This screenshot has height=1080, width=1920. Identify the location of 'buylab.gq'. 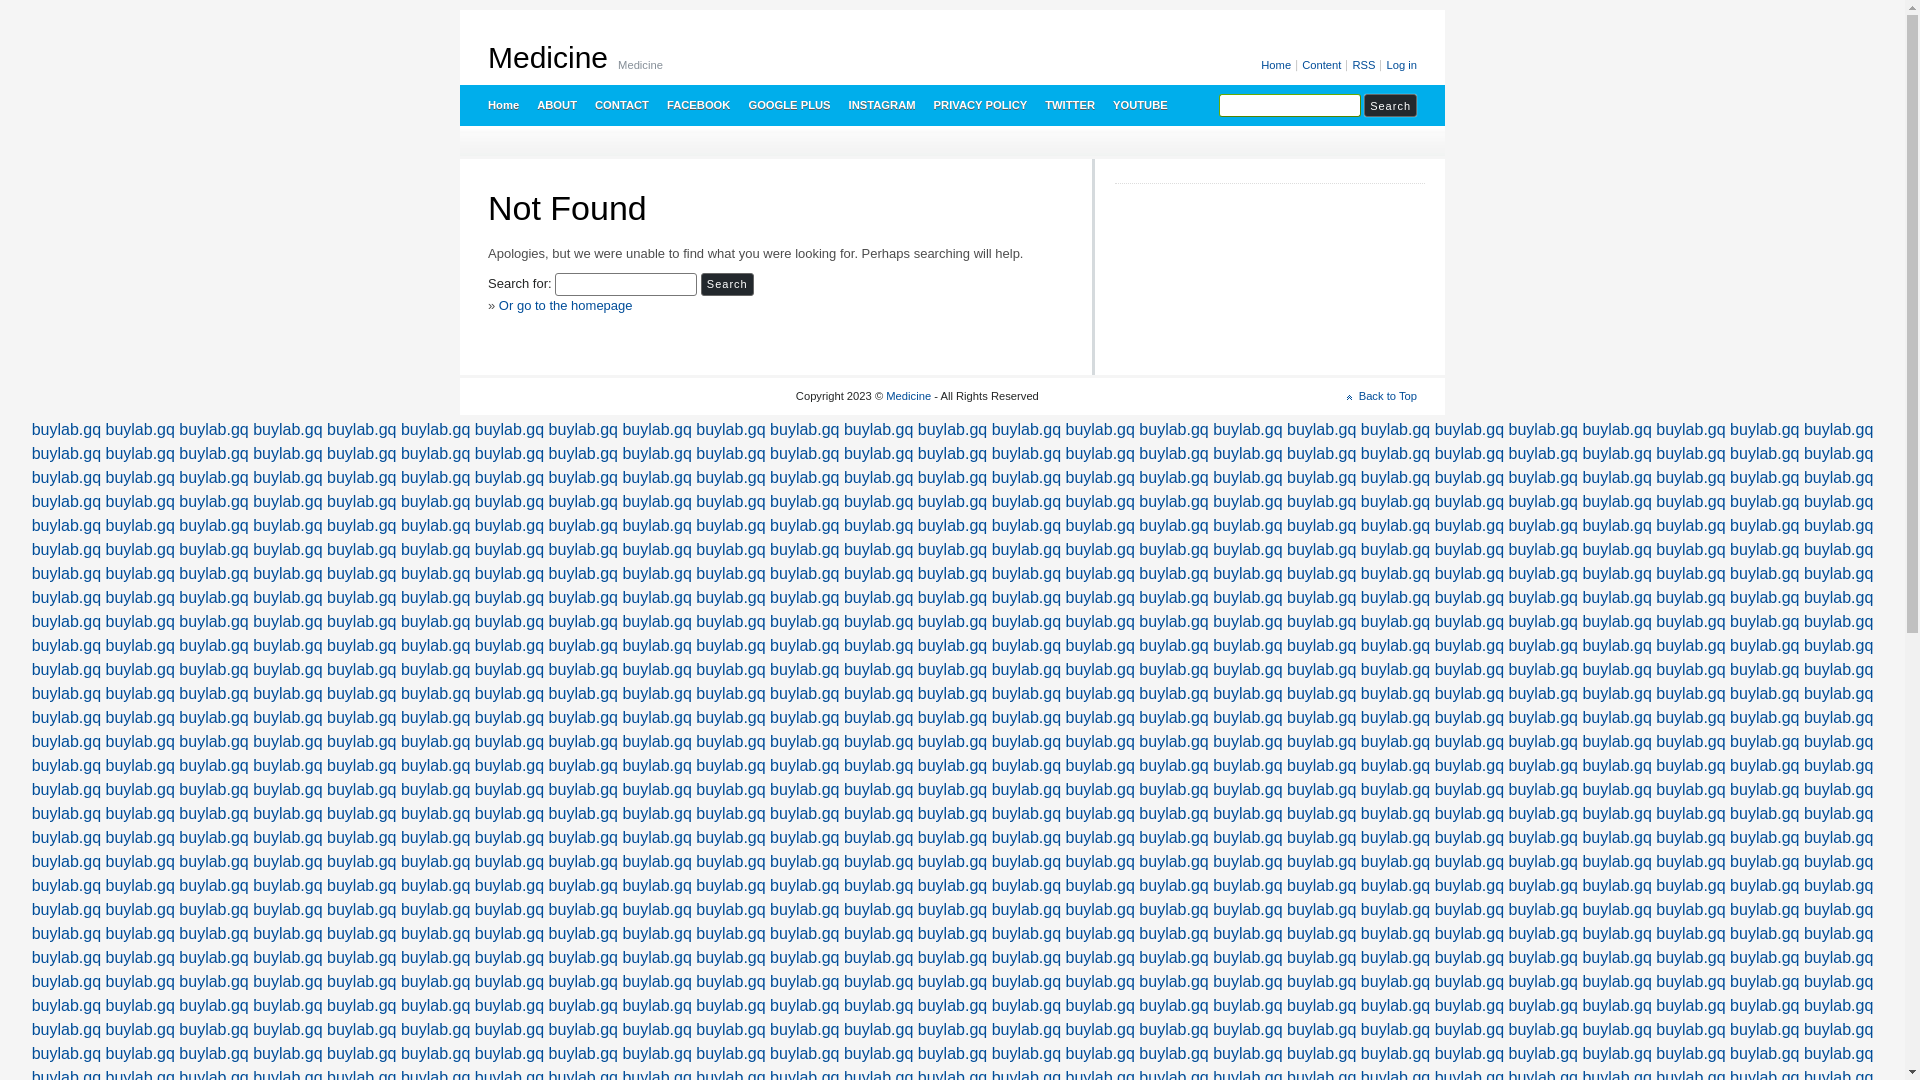
(139, 788).